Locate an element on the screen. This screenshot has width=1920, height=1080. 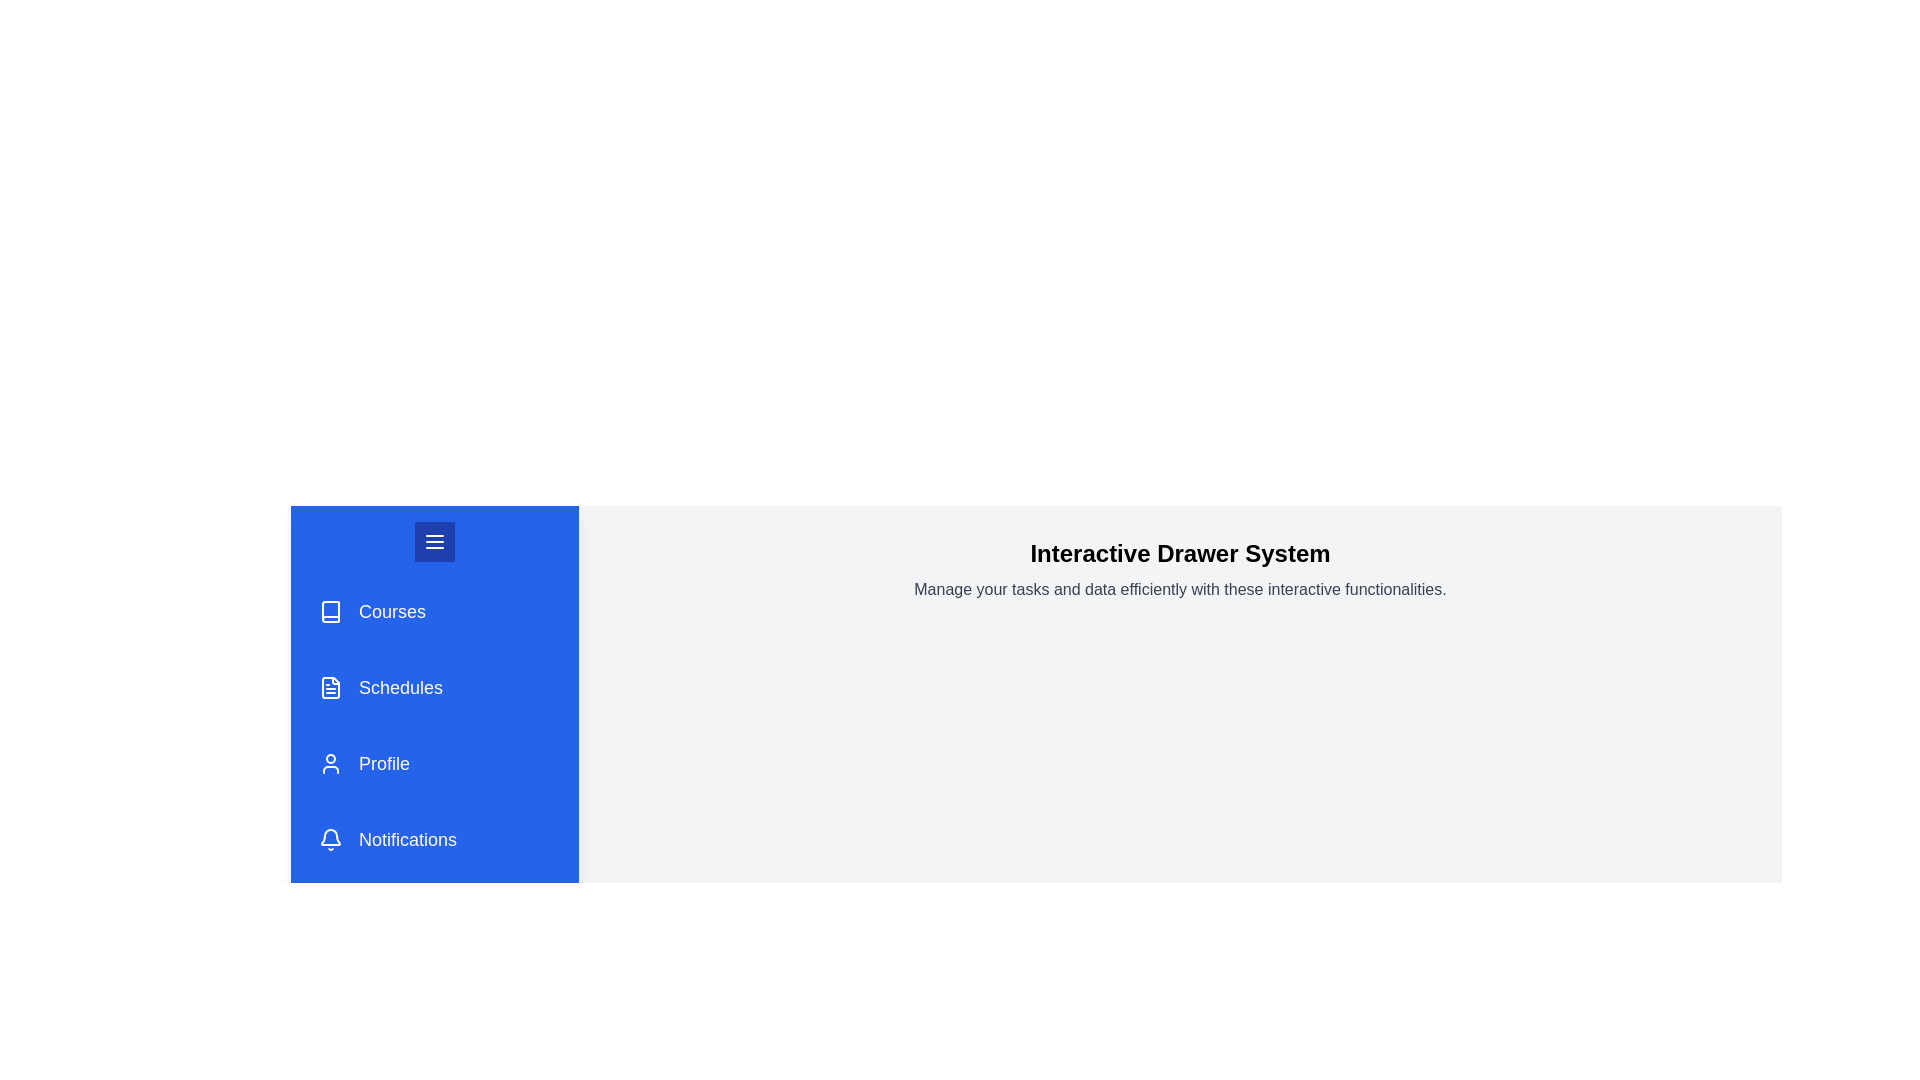
the 'Notifications' menu item in the drawer is located at coordinates (434, 840).